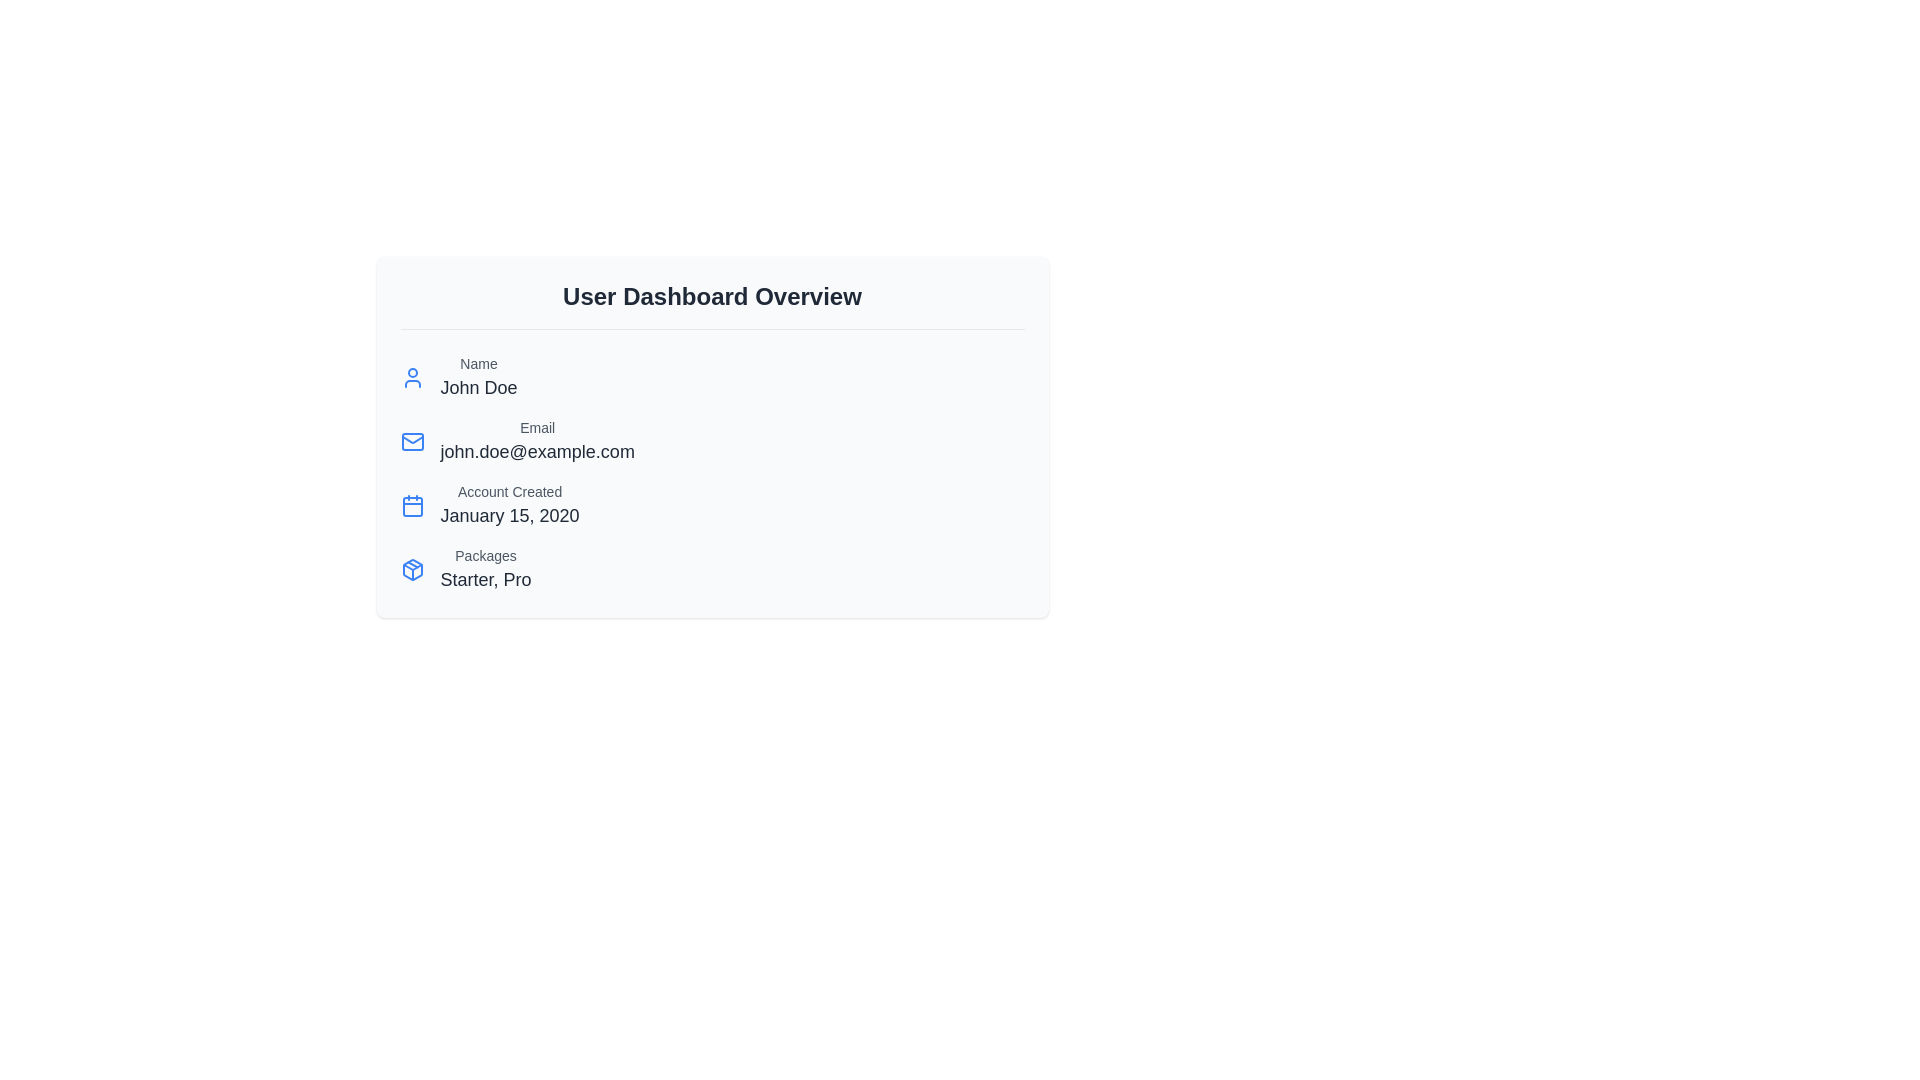 The width and height of the screenshot is (1920, 1080). I want to click on the text block displaying the user's email address, which is located below the 'John Doe' user name in the User Dashboard Overview, so click(537, 441).